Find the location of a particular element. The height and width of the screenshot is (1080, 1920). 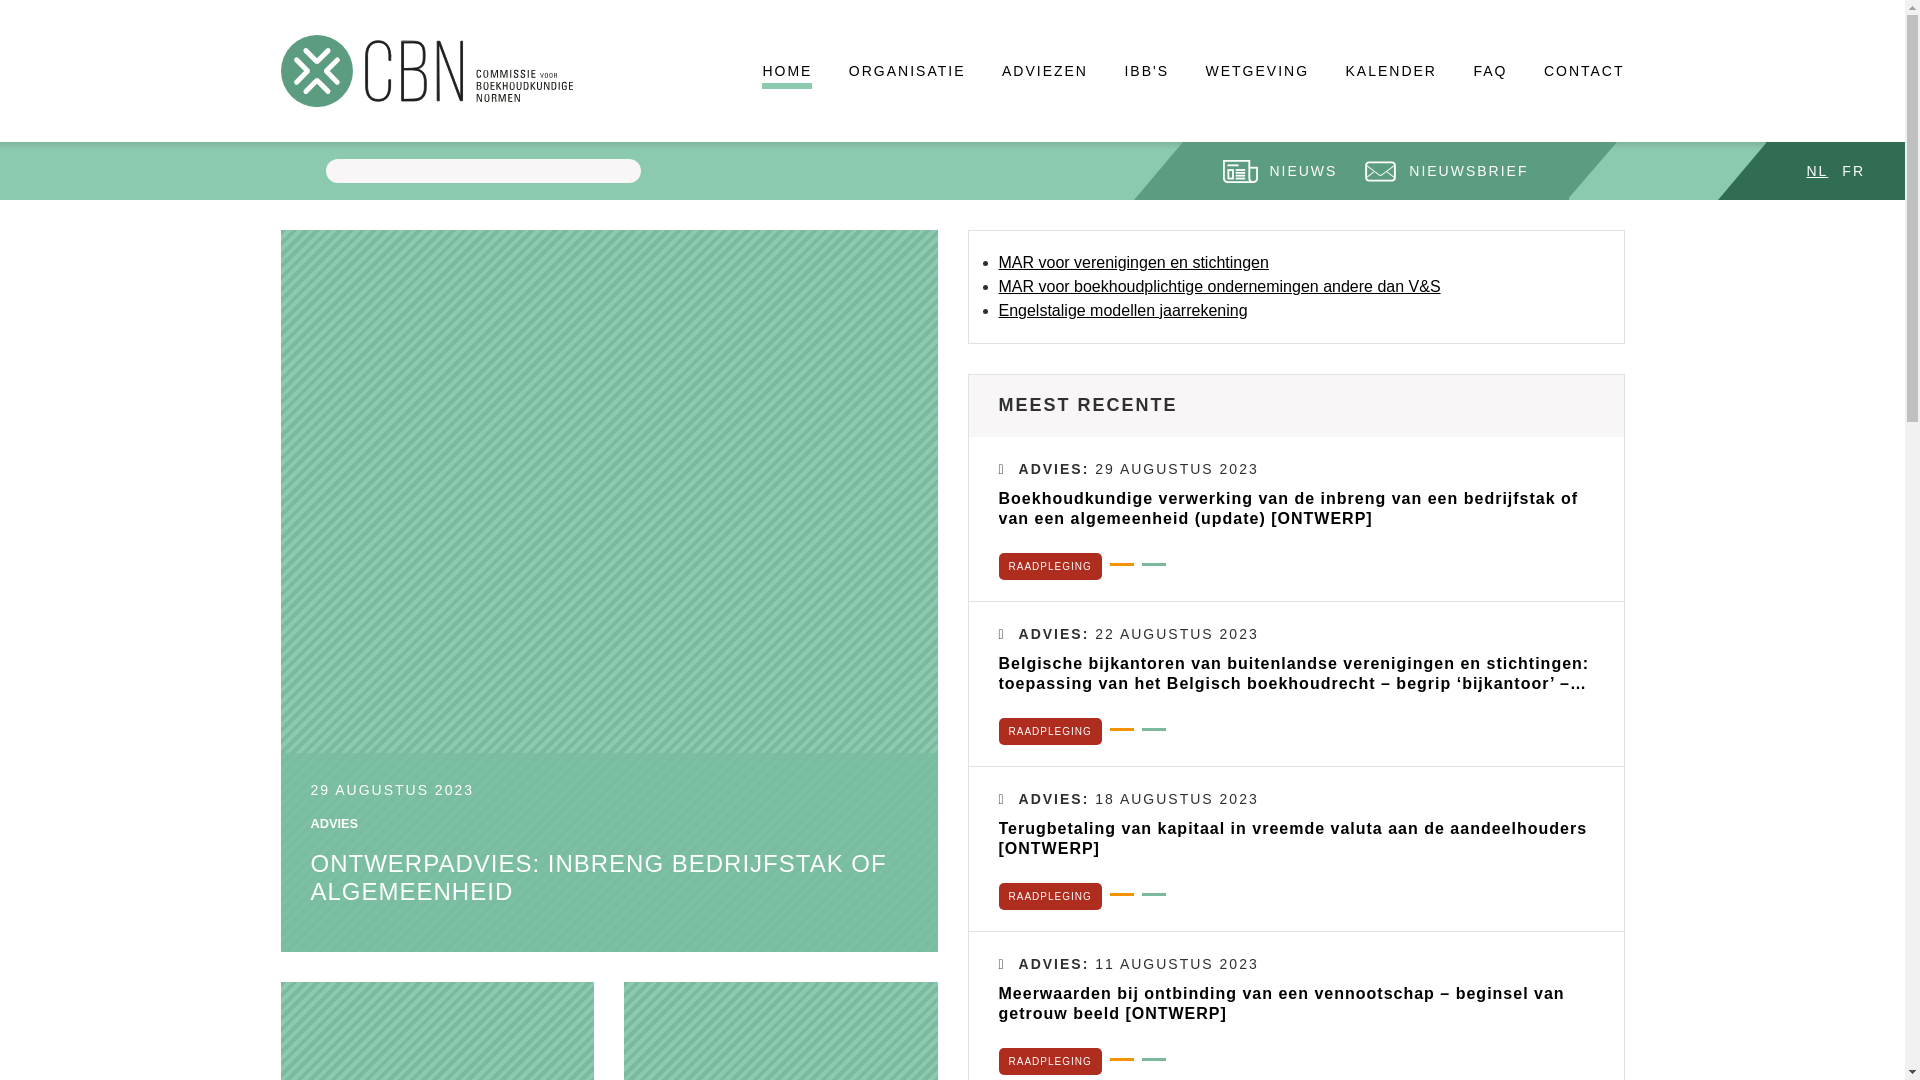

'ADVIEZEN' is located at coordinates (1044, 72).